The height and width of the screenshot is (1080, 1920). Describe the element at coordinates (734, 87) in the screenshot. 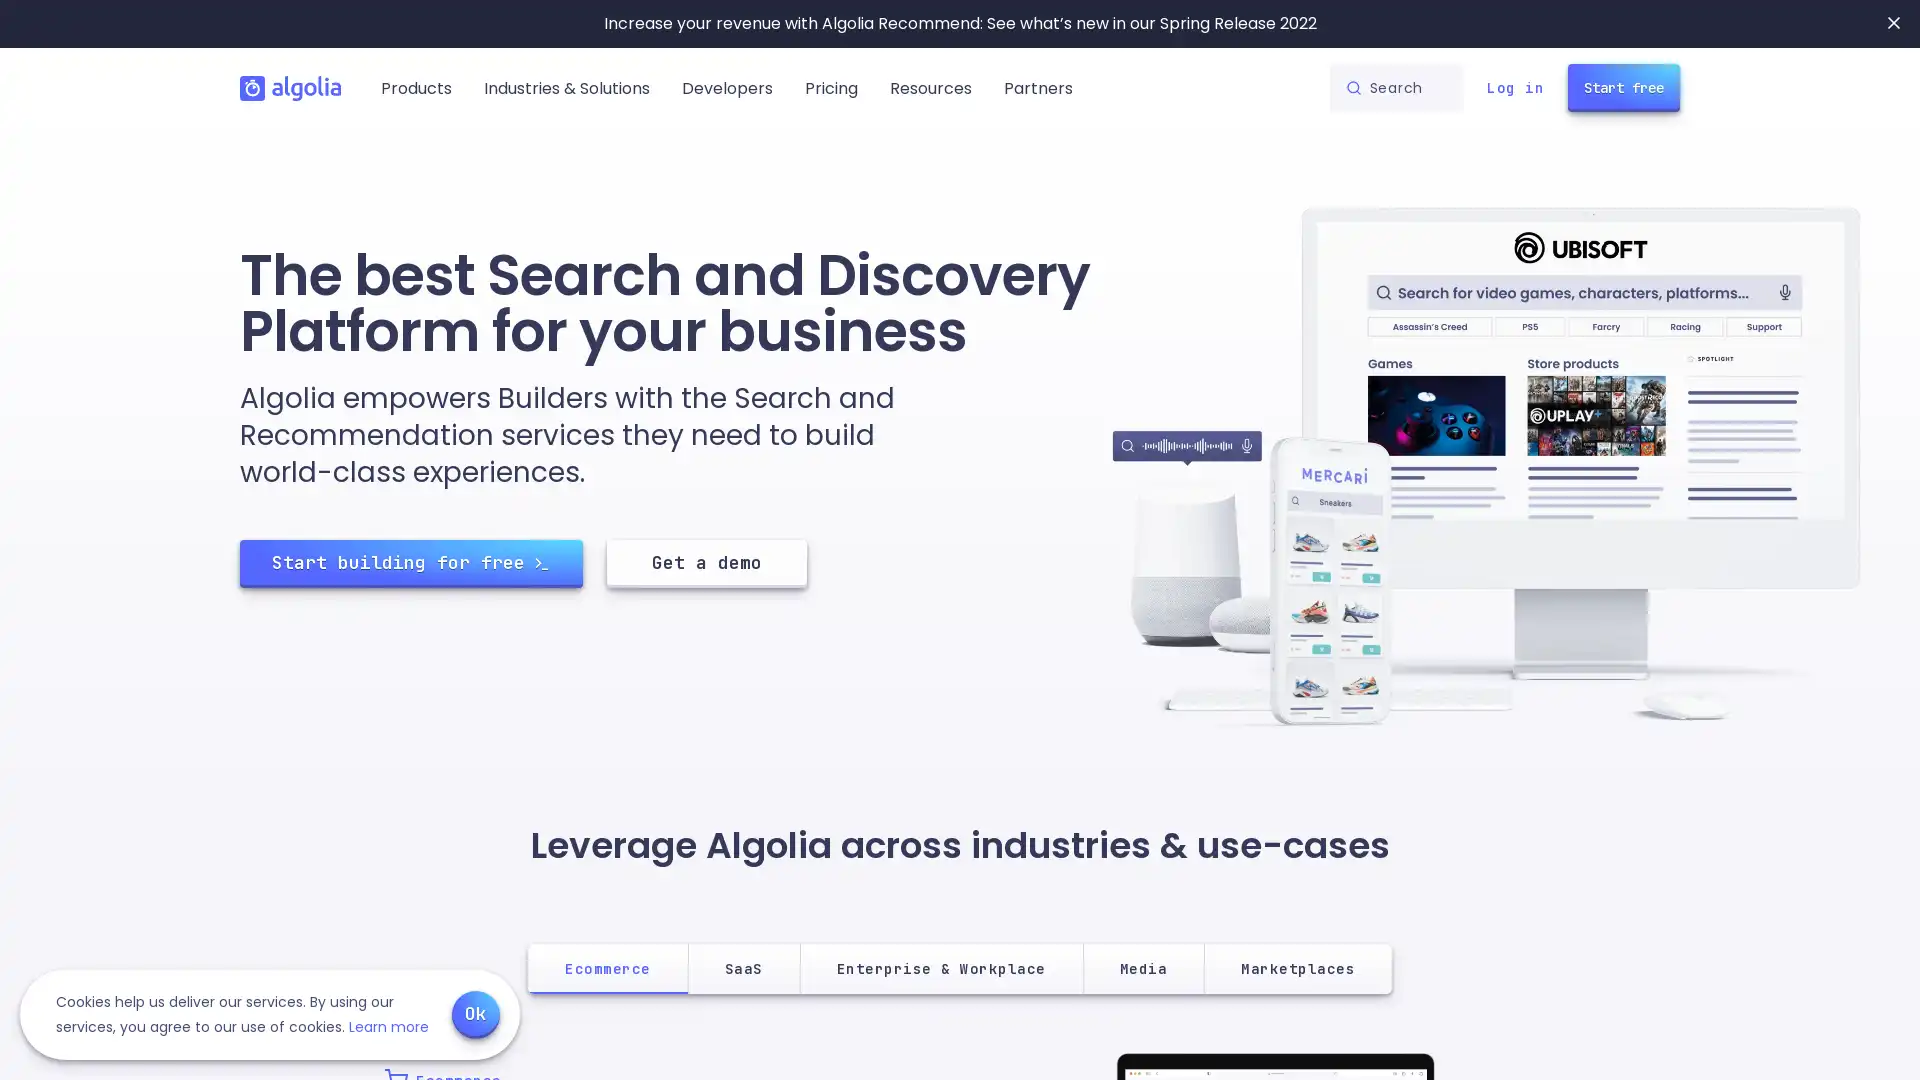

I see `Developers` at that location.